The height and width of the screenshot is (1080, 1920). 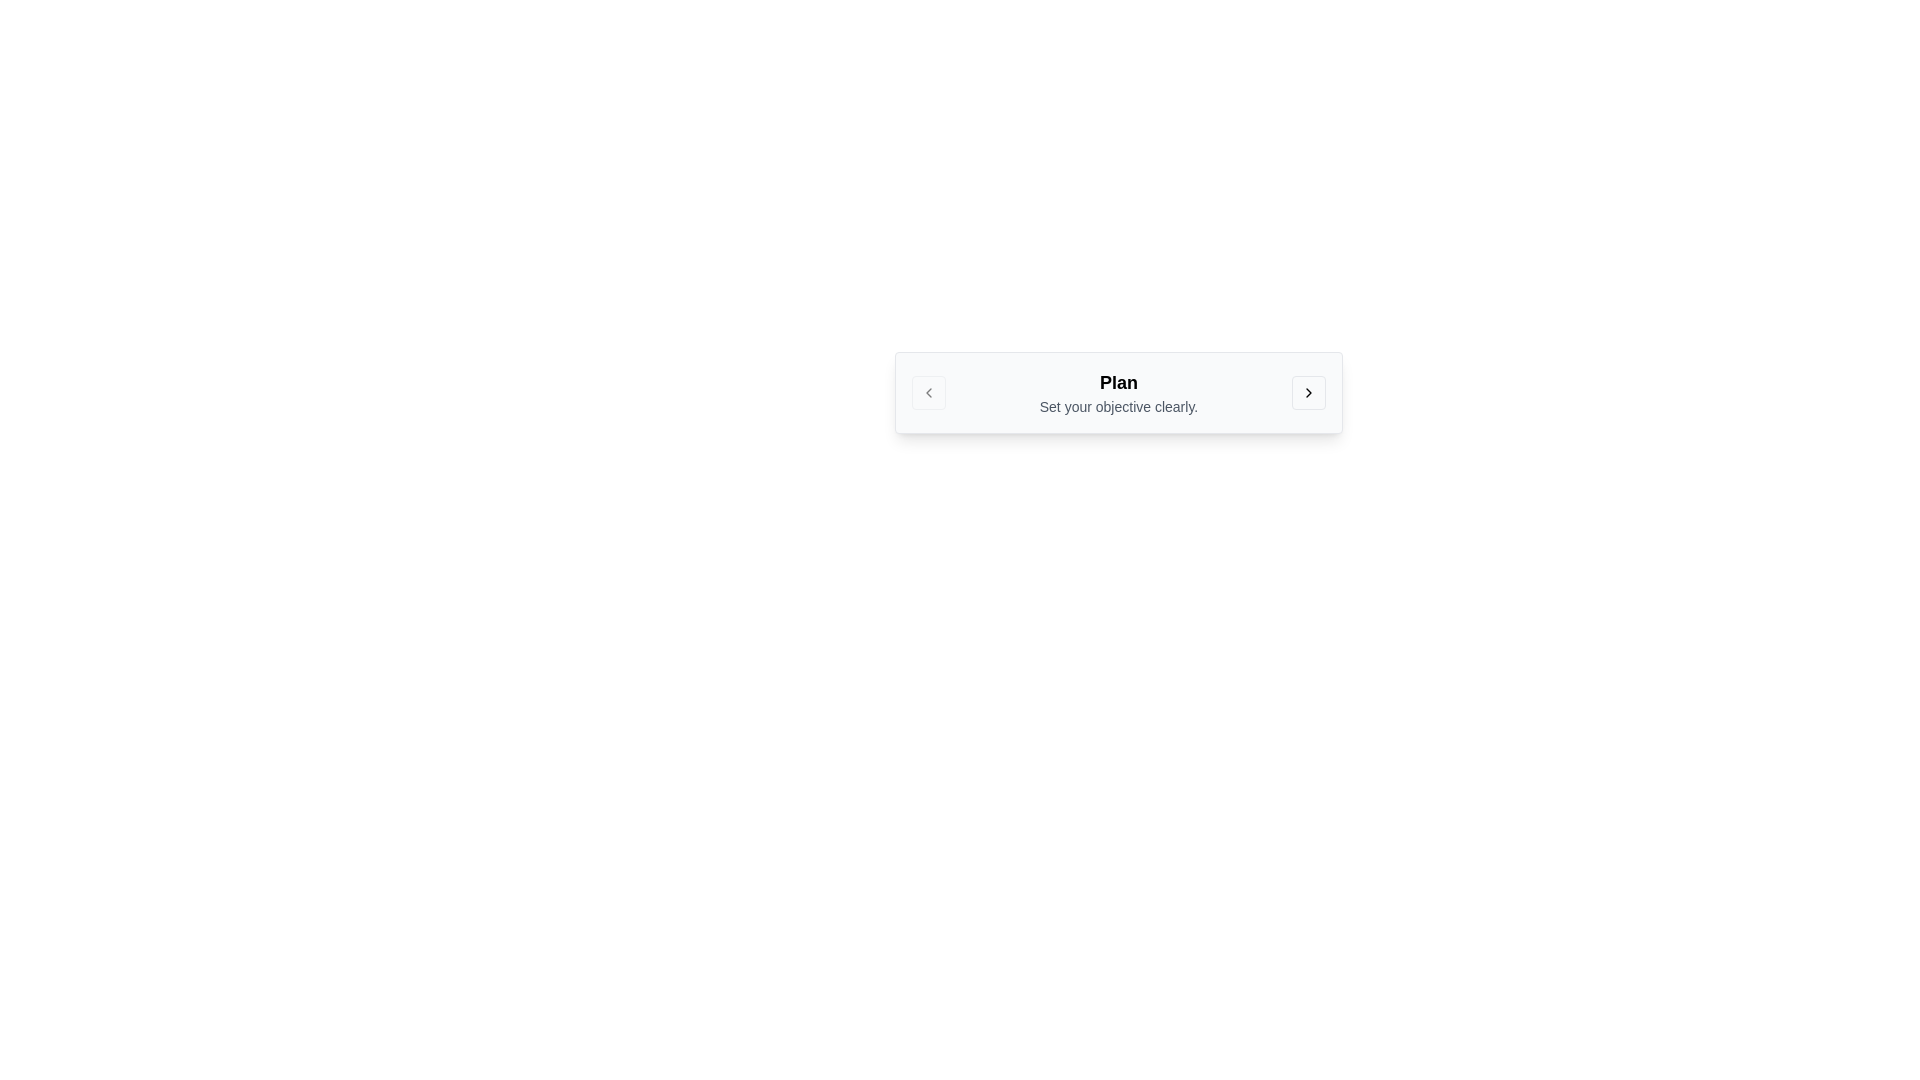 What do you see at coordinates (1117, 382) in the screenshot?
I see `the text label displaying the word 'Plan' in bold and large font size, which is positioned above the text 'Set your objective clearly.'` at bounding box center [1117, 382].